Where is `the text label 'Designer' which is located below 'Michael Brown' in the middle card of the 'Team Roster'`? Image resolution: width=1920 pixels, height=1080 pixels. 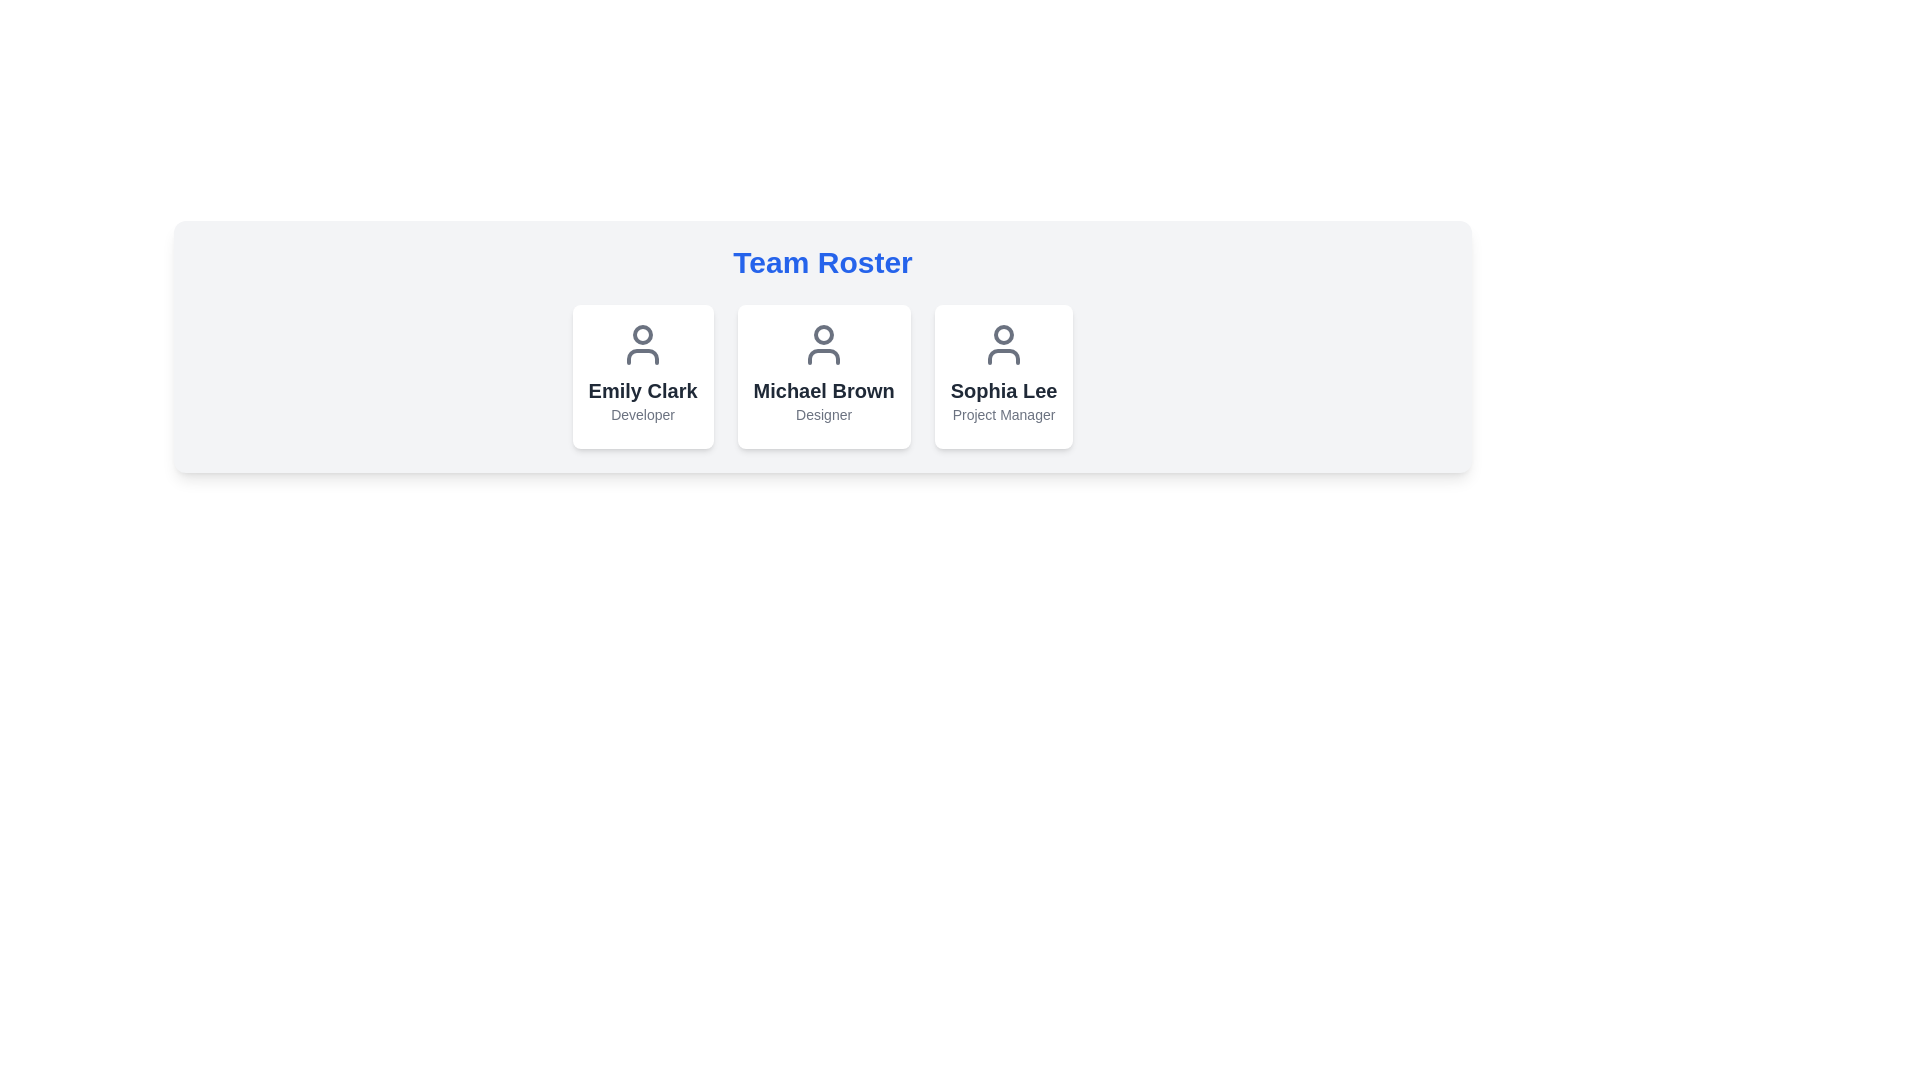
the text label 'Designer' which is located below 'Michael Brown' in the middle card of the 'Team Roster' is located at coordinates (824, 414).